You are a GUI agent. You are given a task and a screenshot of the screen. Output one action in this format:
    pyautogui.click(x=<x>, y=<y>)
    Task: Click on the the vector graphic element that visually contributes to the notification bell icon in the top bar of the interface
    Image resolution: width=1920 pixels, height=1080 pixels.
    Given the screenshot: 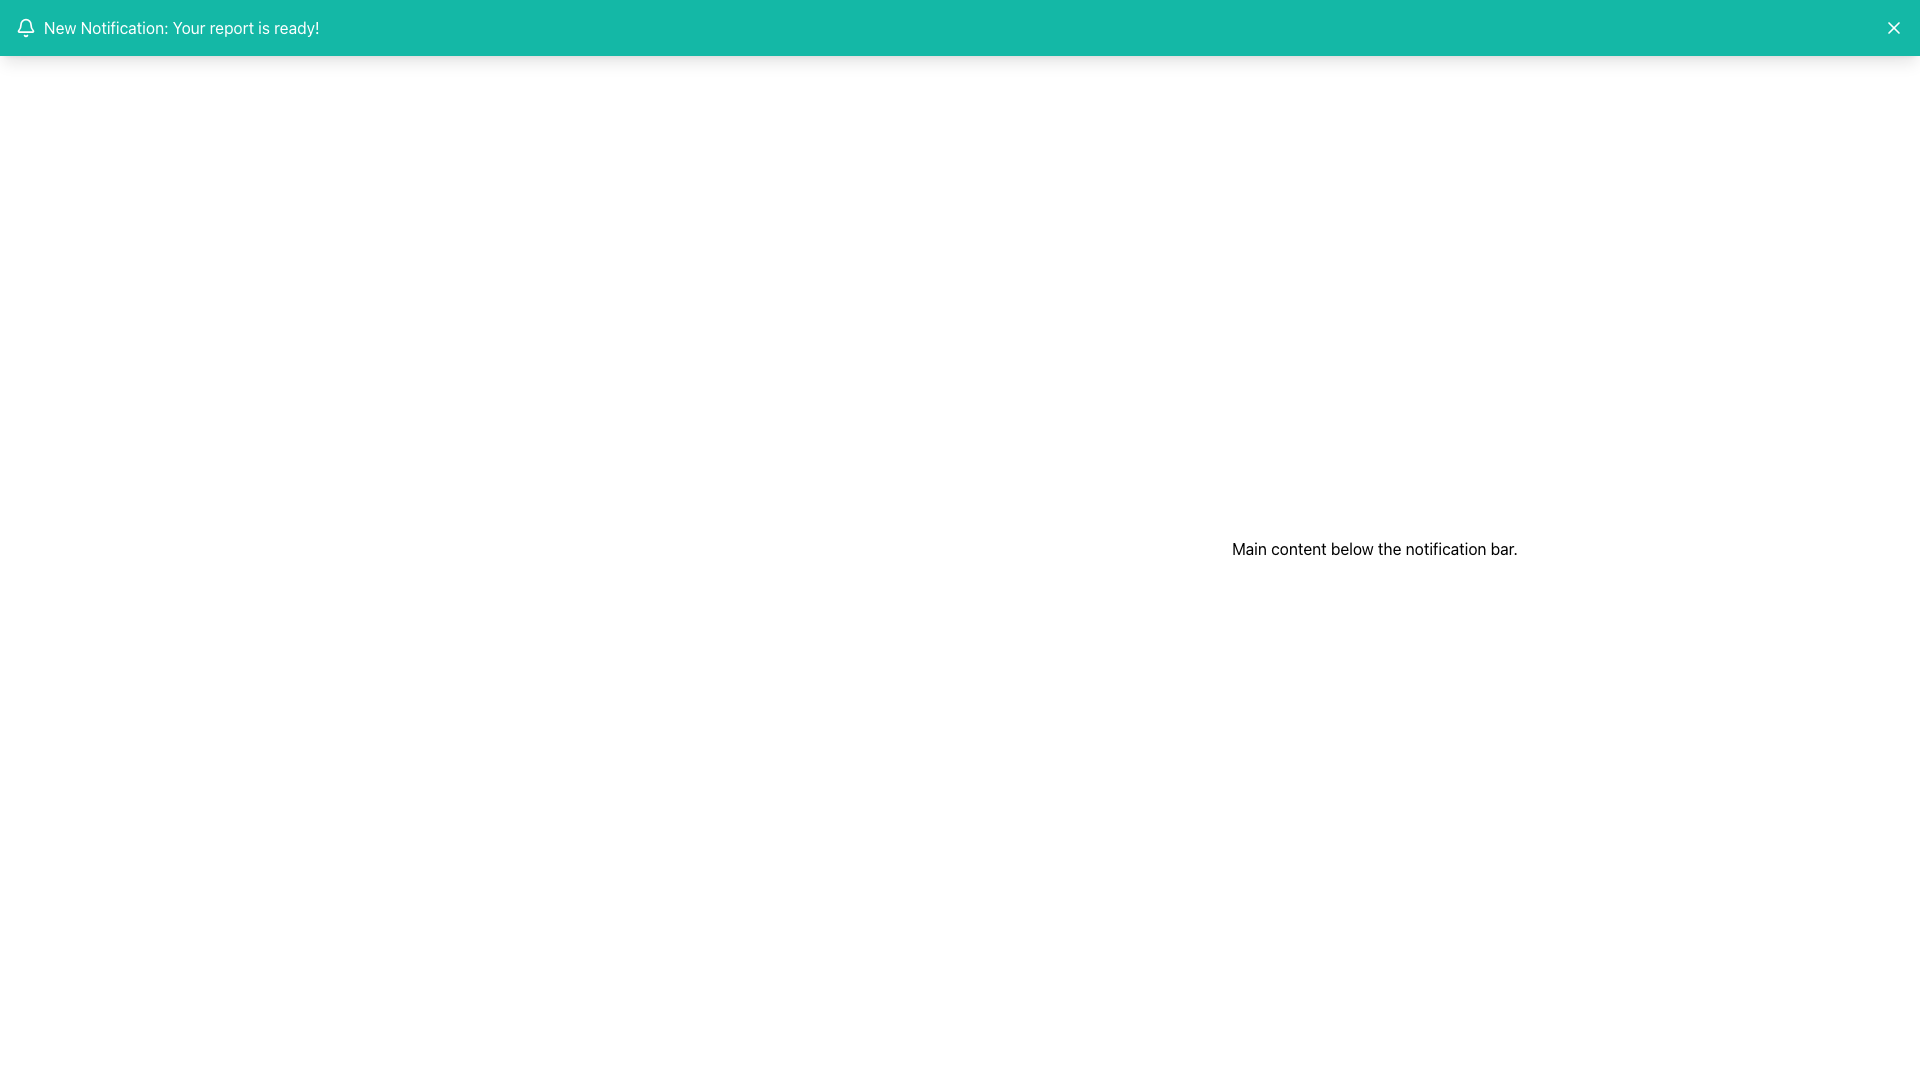 What is the action you would take?
    pyautogui.click(x=25, y=25)
    